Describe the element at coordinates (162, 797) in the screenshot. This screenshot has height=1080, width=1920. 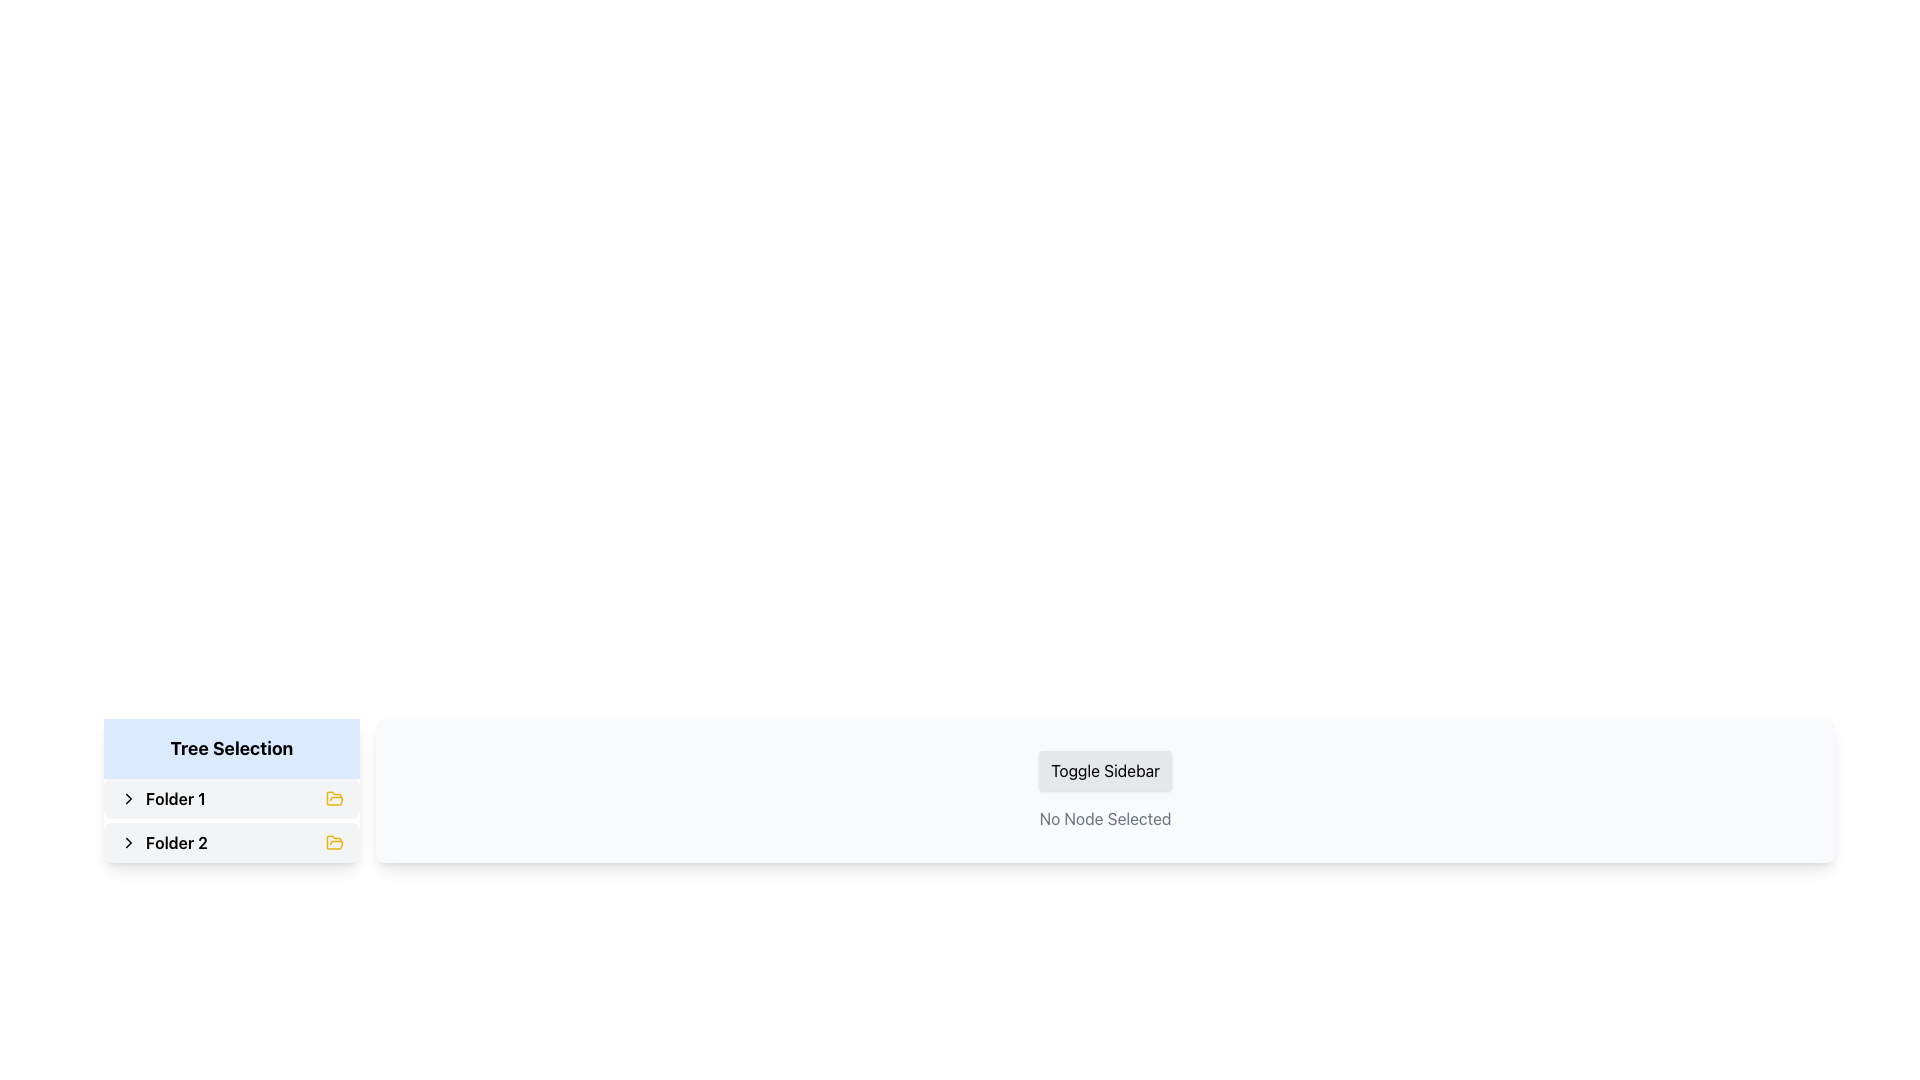
I see `the 'Folder 1' text label in the sidebar menu under the 'Tree Selection' section` at that location.